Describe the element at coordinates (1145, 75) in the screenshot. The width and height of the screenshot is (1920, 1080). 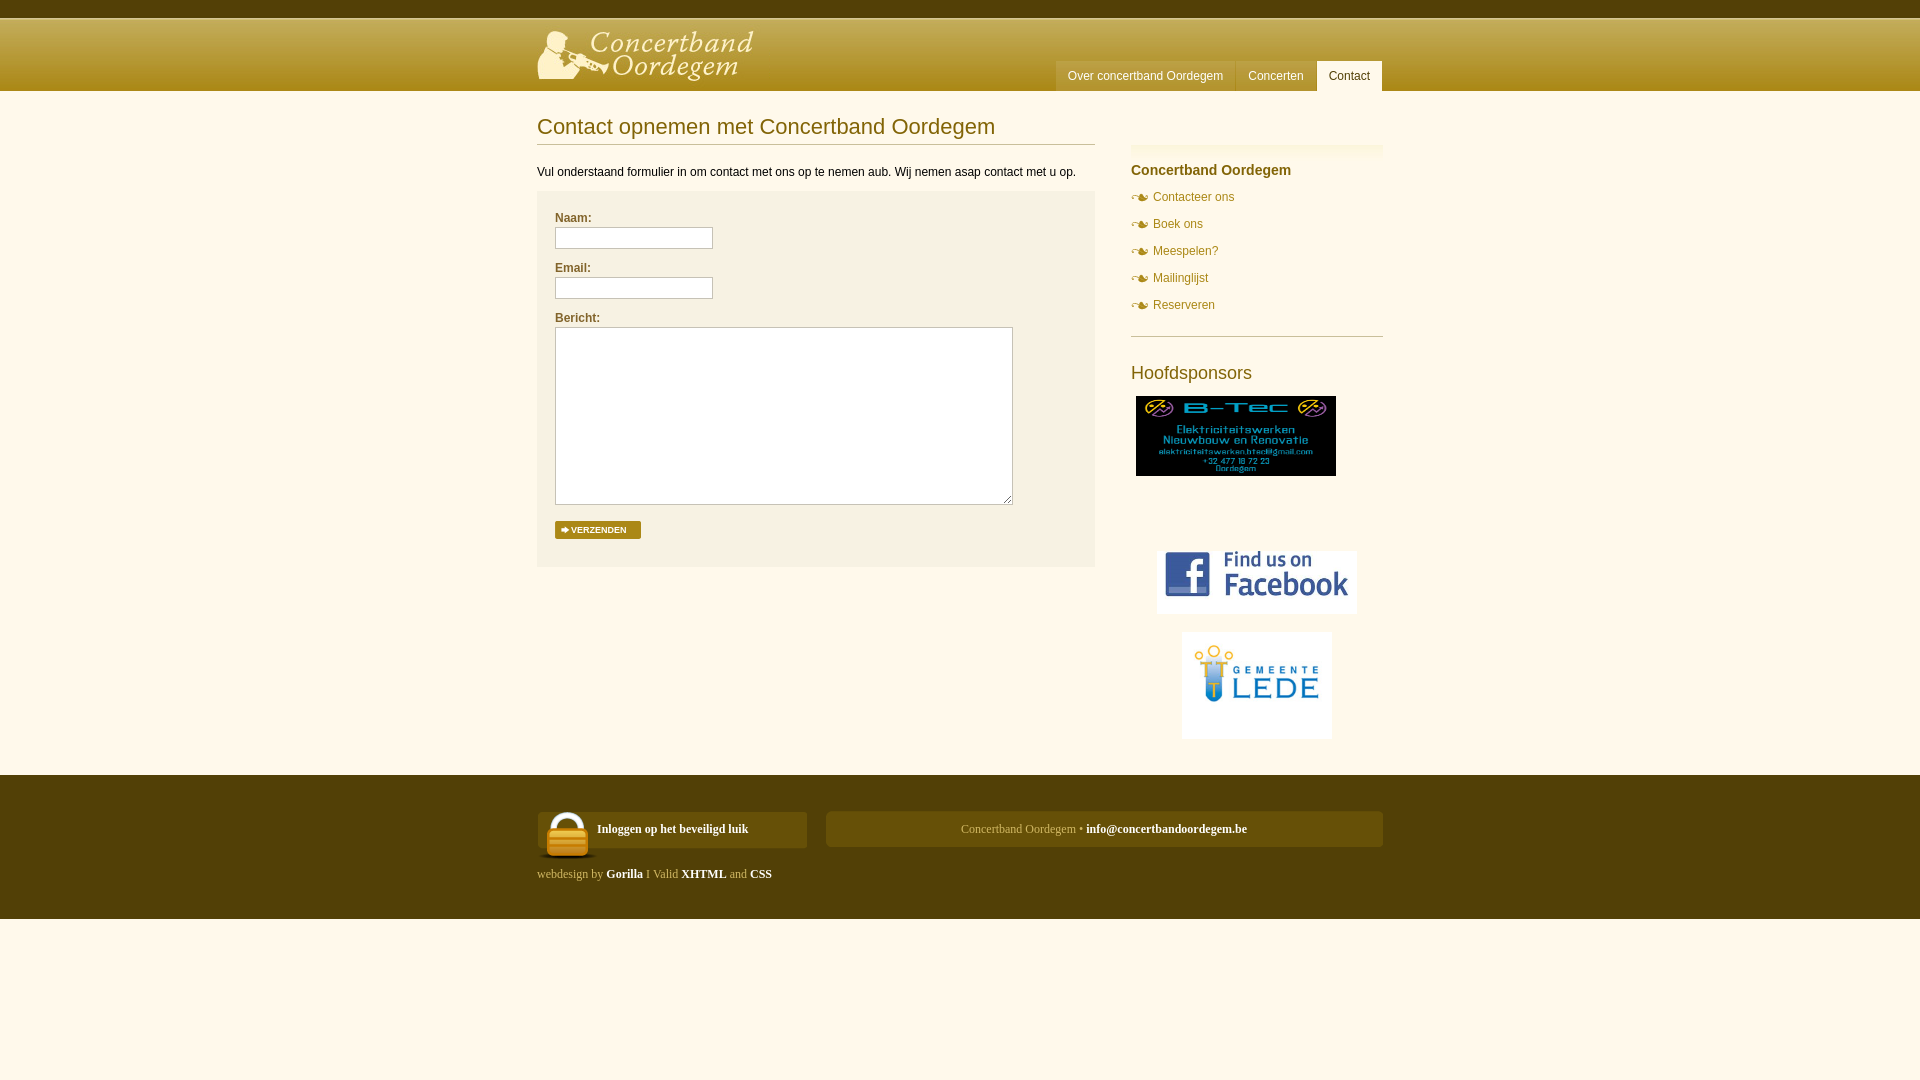
I see `'Over concertband Oordegem'` at that location.